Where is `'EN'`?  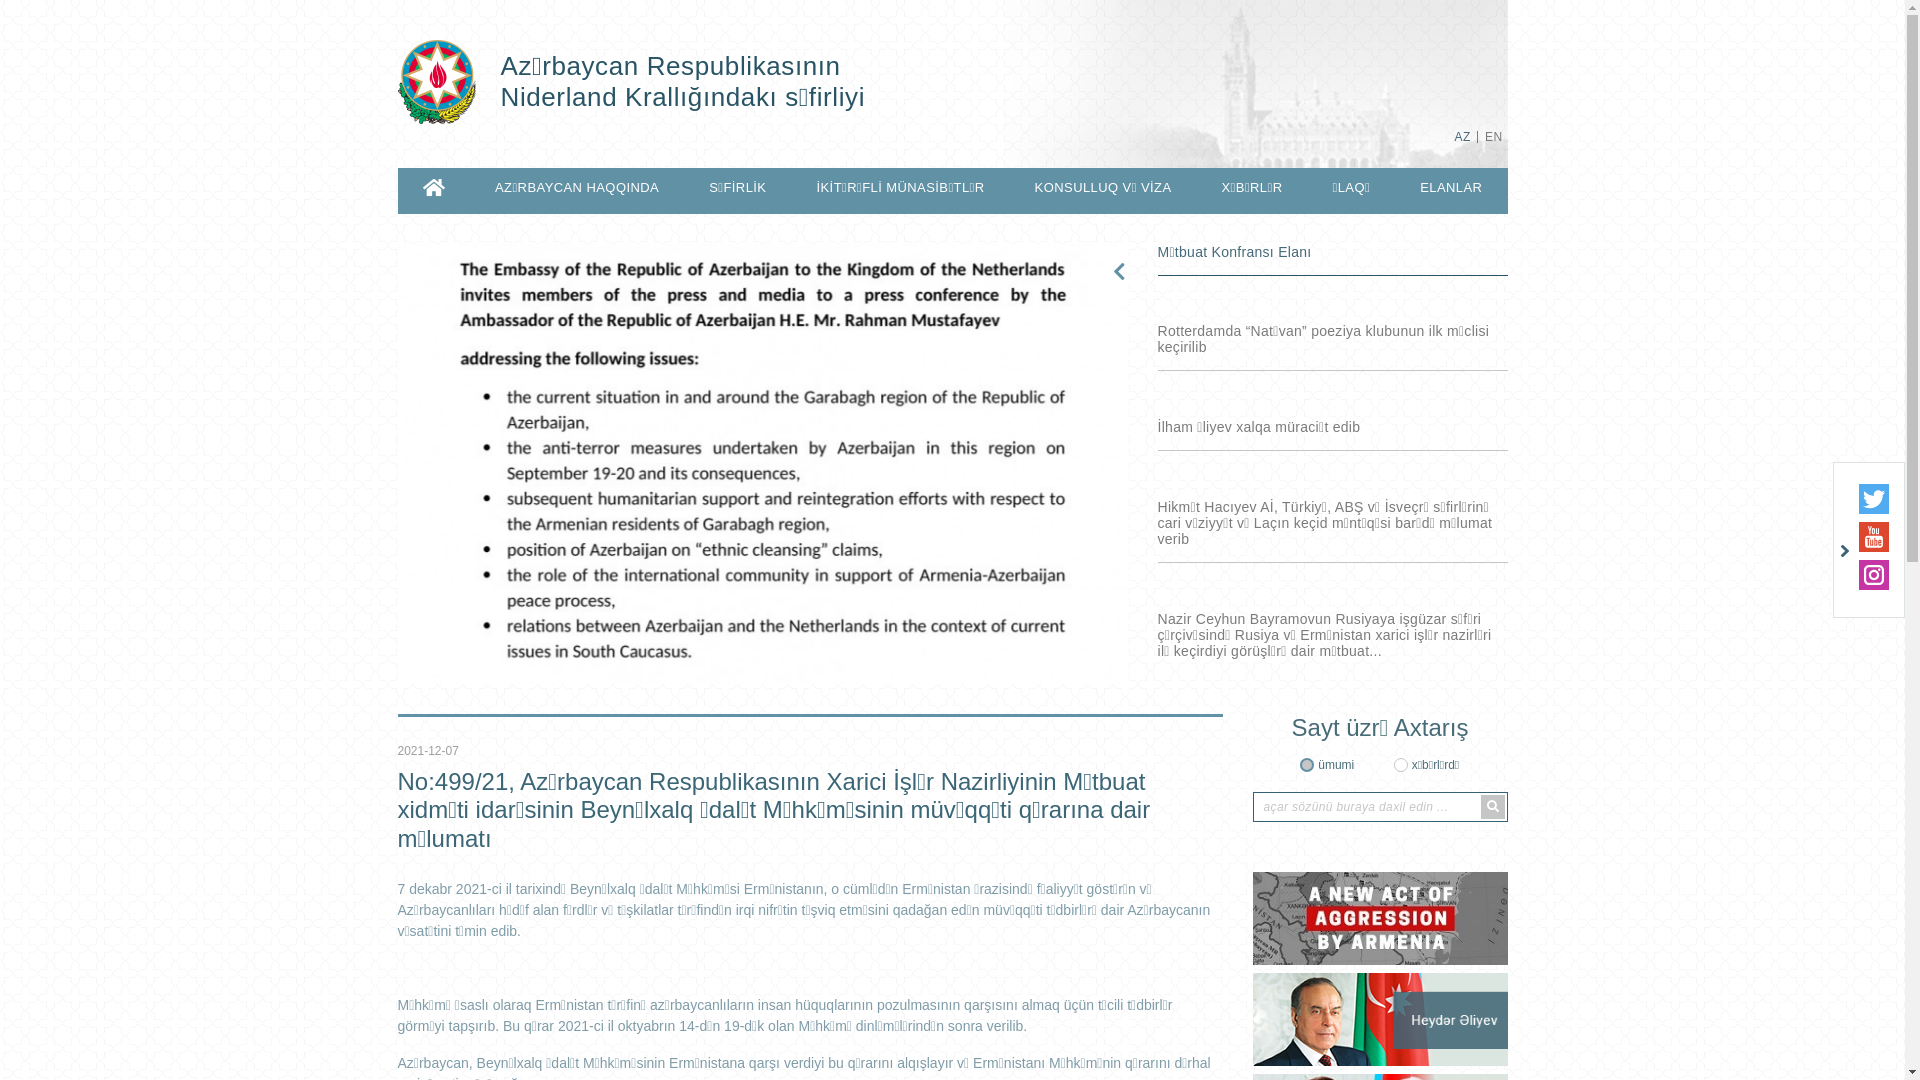 'EN' is located at coordinates (1479, 136).